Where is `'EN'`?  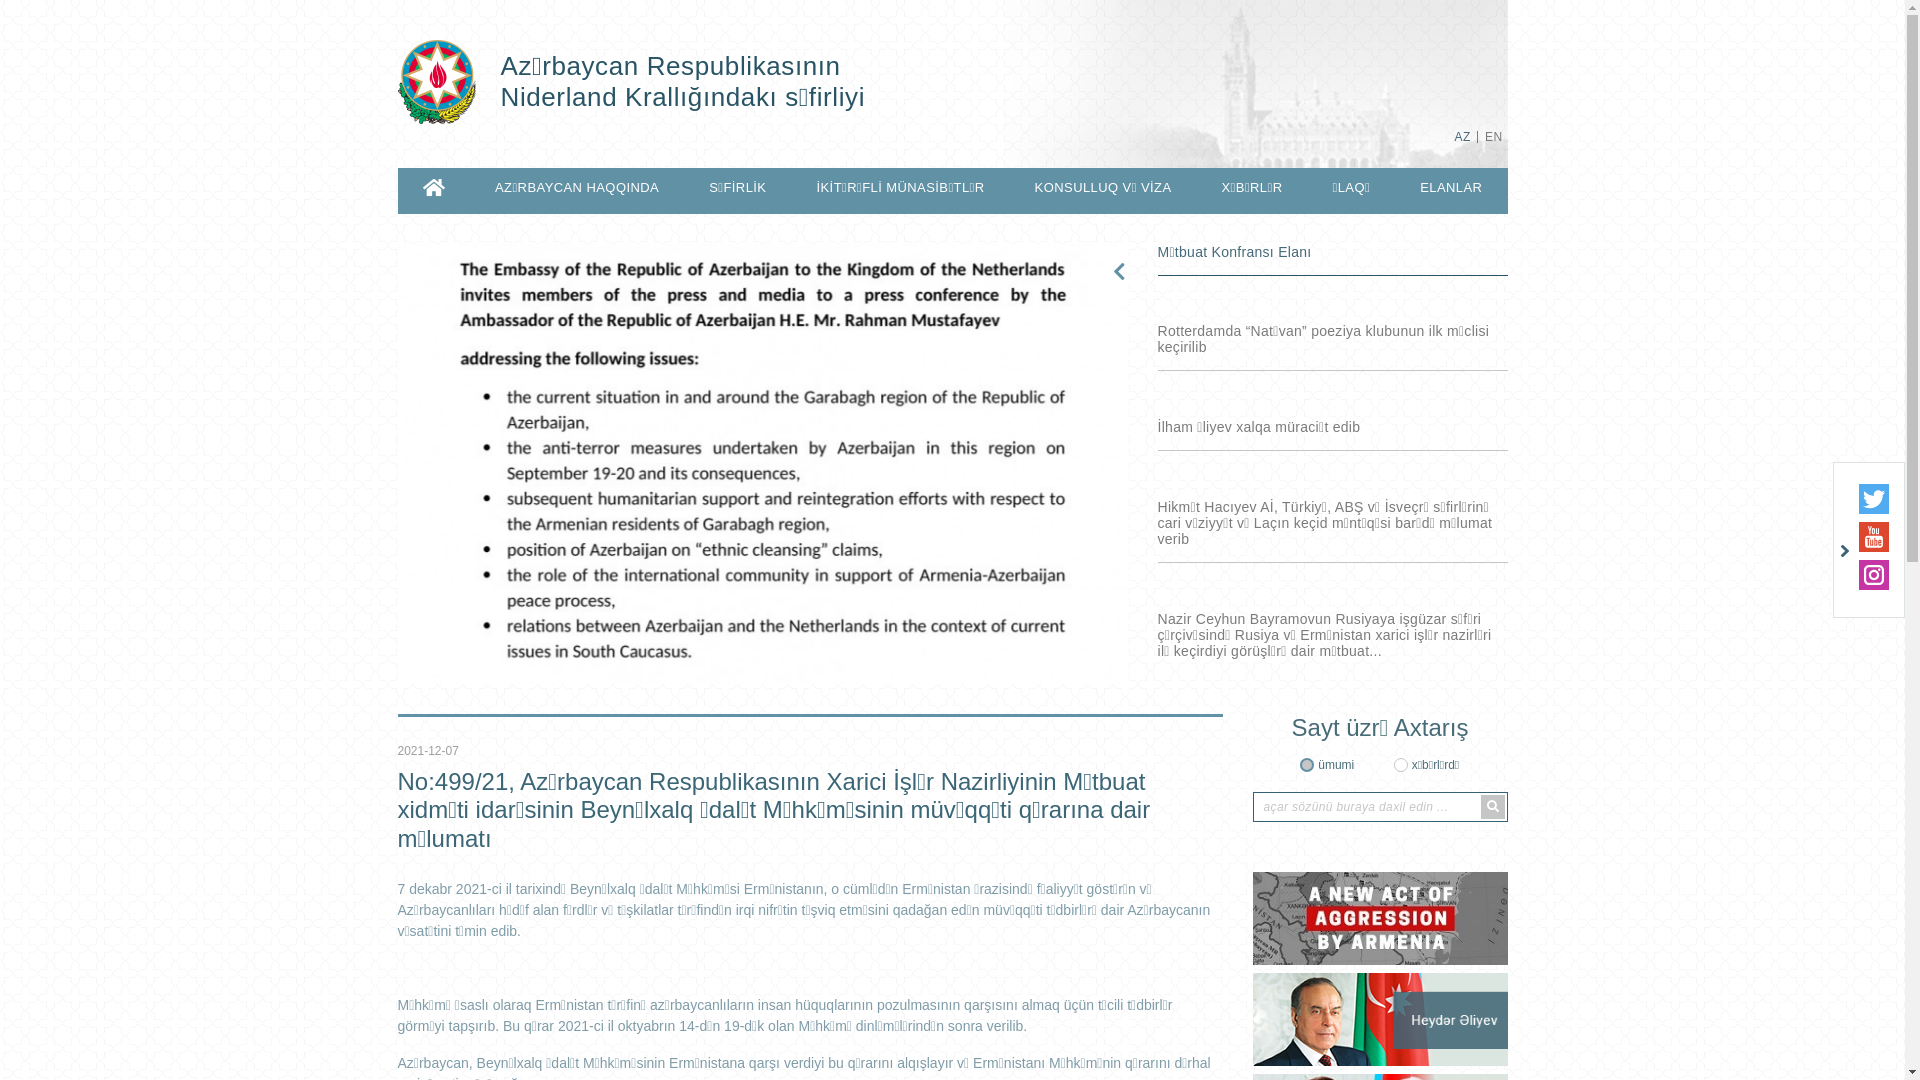 'EN' is located at coordinates (1479, 136).